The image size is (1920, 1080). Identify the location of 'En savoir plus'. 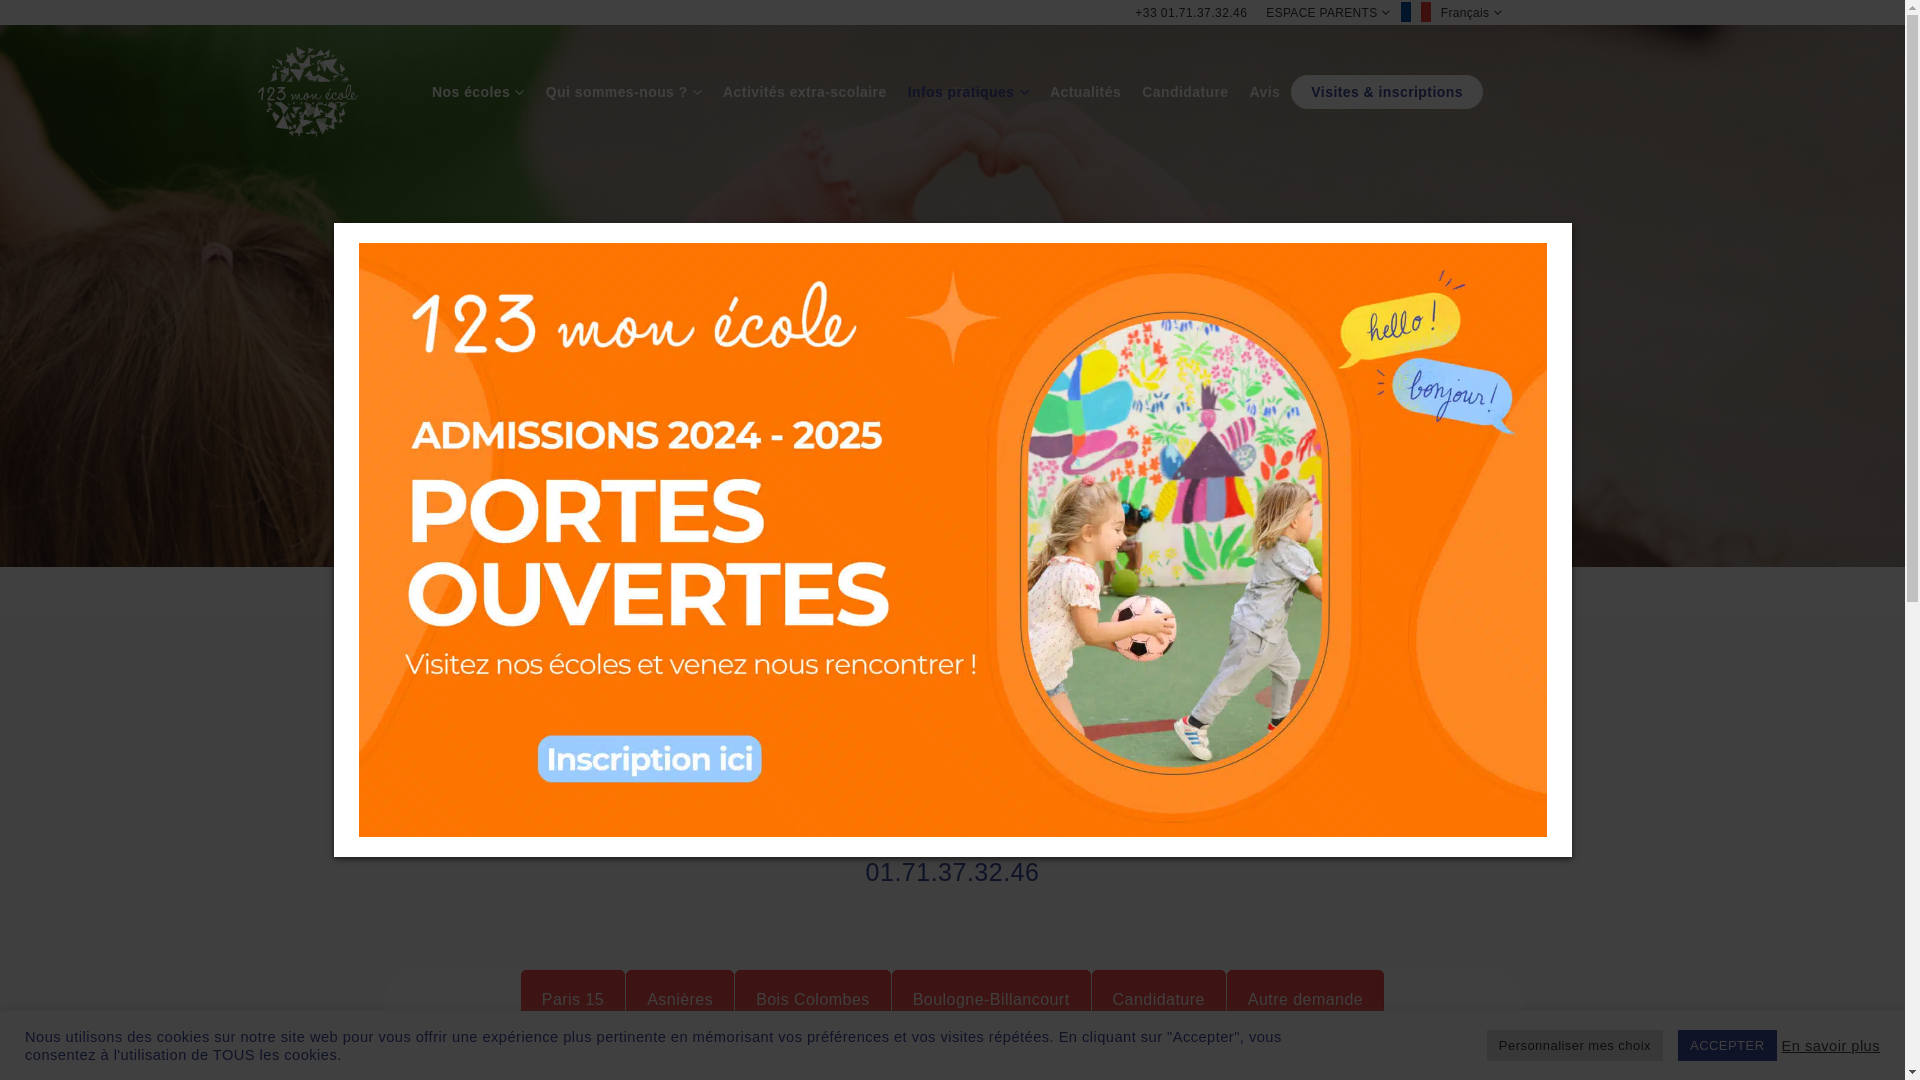
(1831, 1044).